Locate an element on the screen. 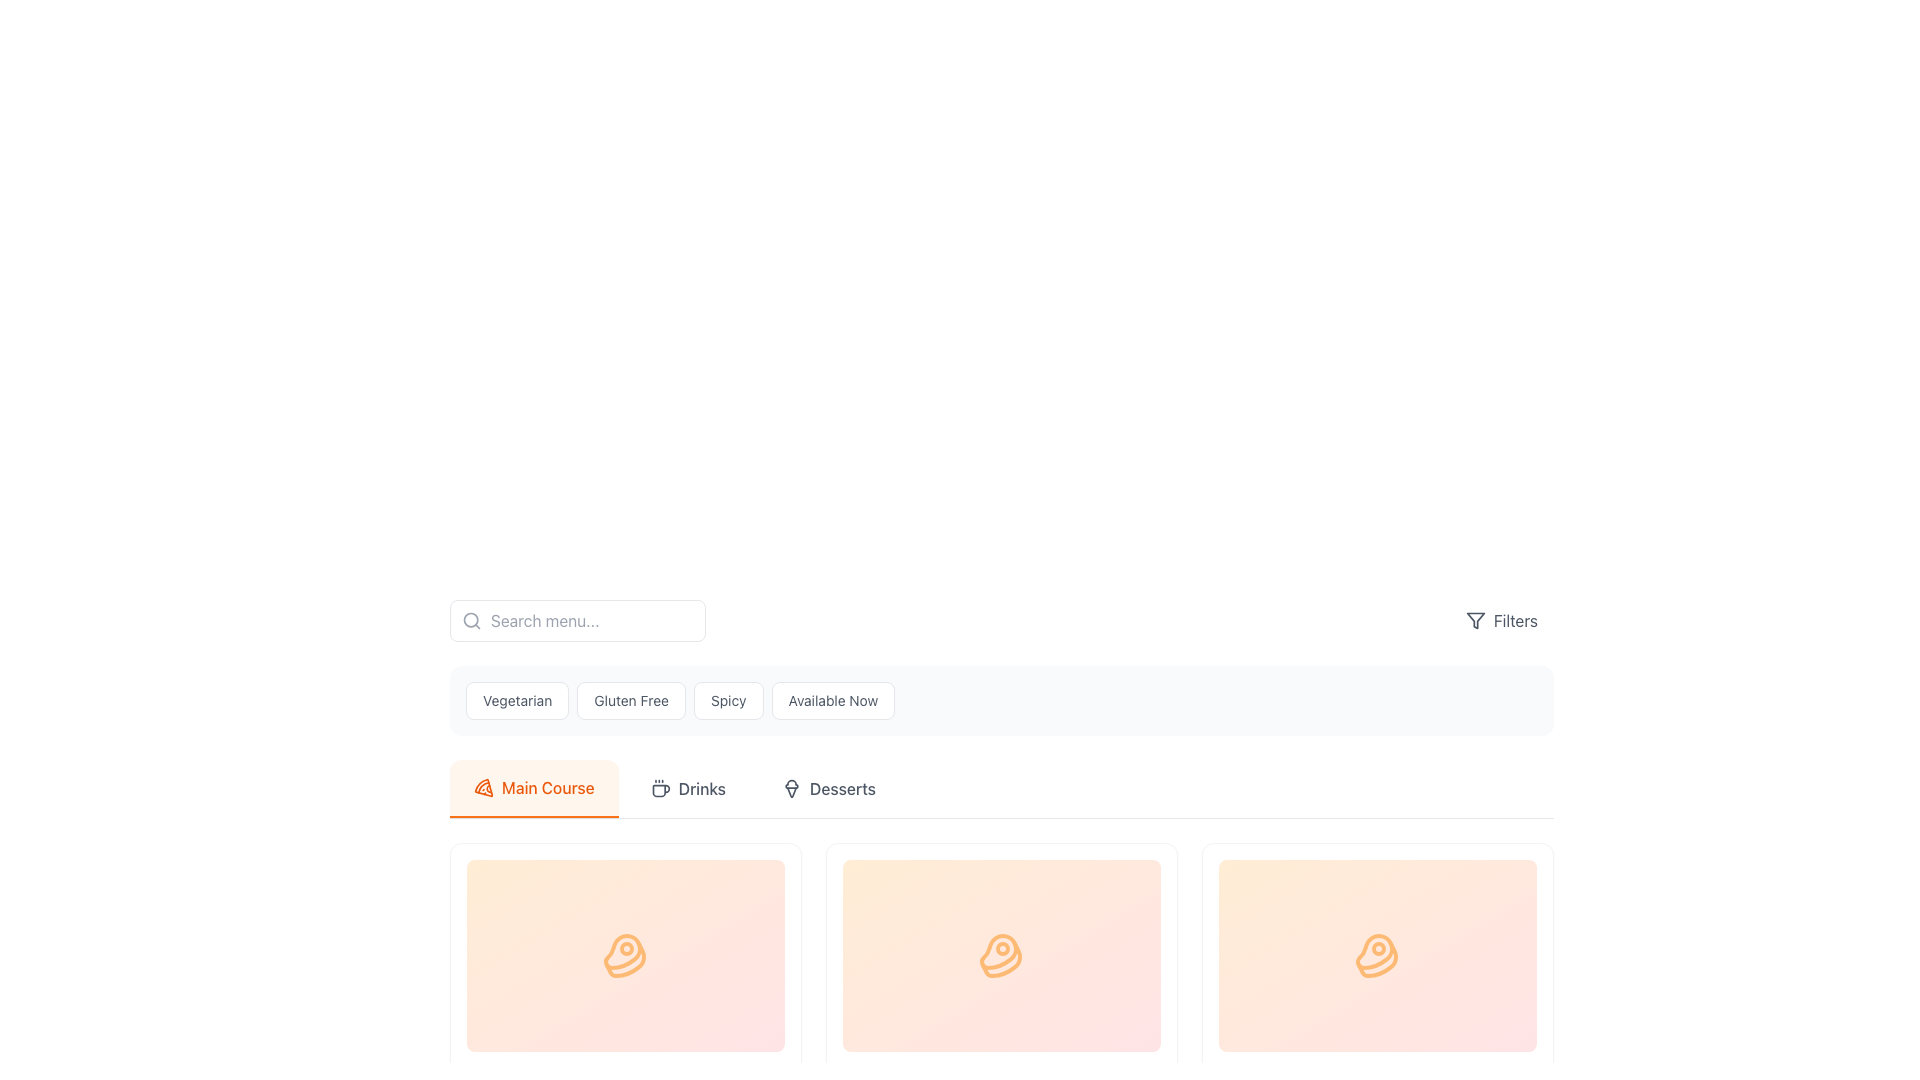 The height and width of the screenshot is (1080, 1920). the meat-related icon located in the first card of the horizontally arranged grid under the 'Main Course' section of the menu interface is located at coordinates (622, 951).